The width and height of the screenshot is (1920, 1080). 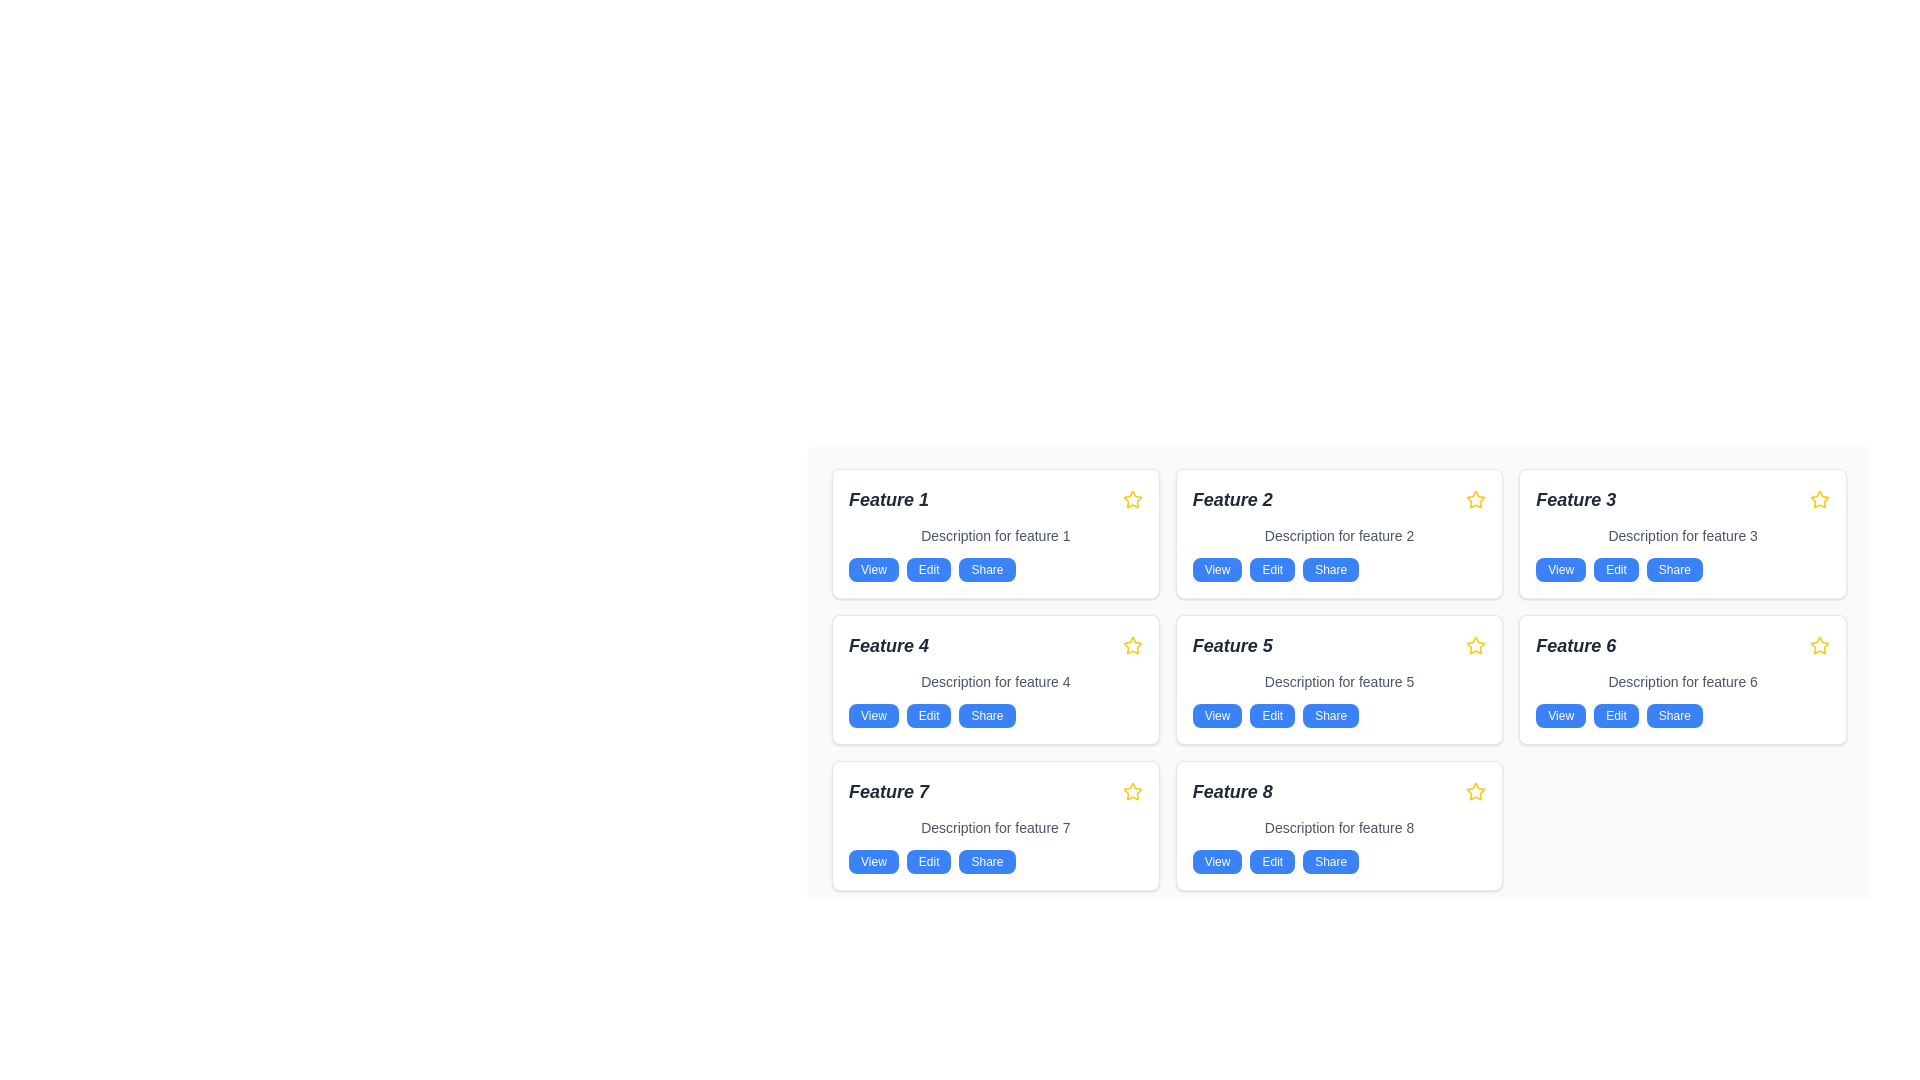 I want to click on the label or text heading that serves as the title for the card, located in the third row, second column of the grid, above the 'Description for feature 6' and to the left of the yellow star icon, so click(x=1575, y=645).